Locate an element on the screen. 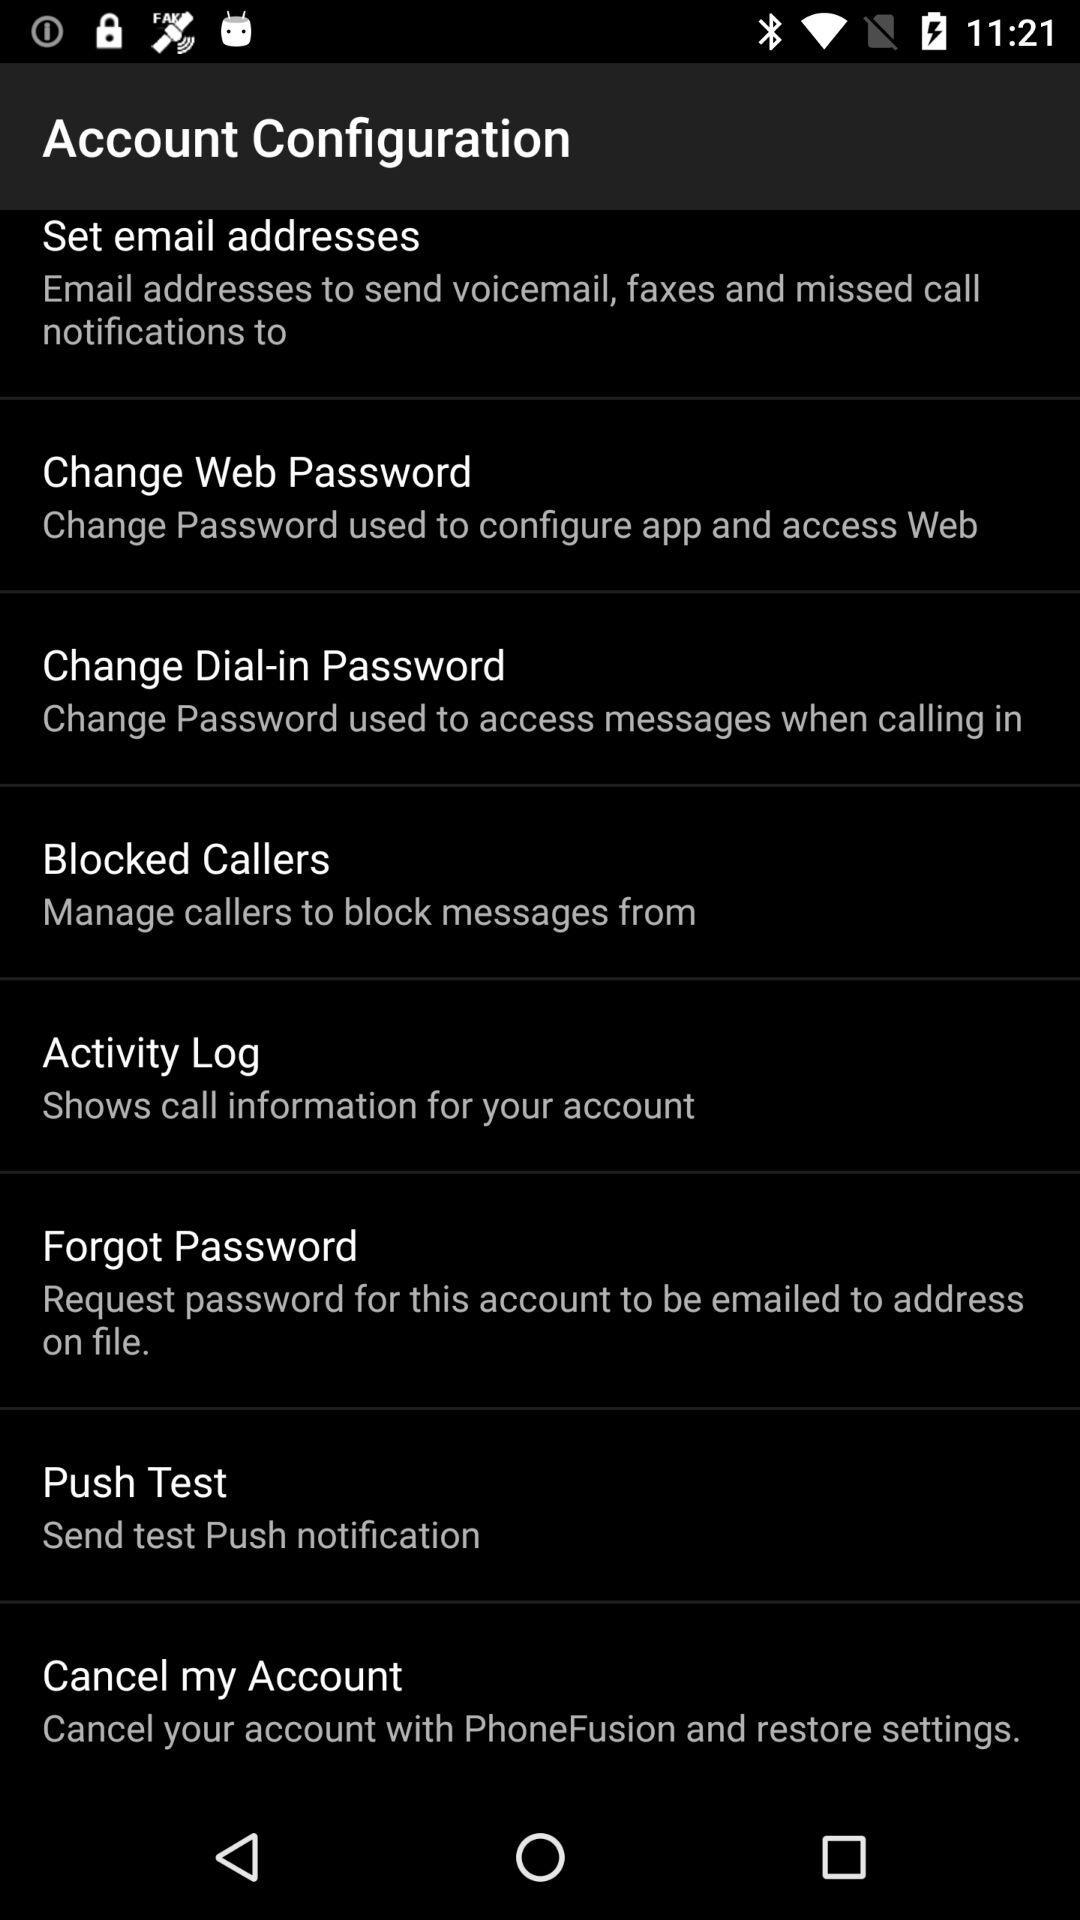 Image resolution: width=1080 pixels, height=1920 pixels. the item above the manage callers to is located at coordinates (186, 857).